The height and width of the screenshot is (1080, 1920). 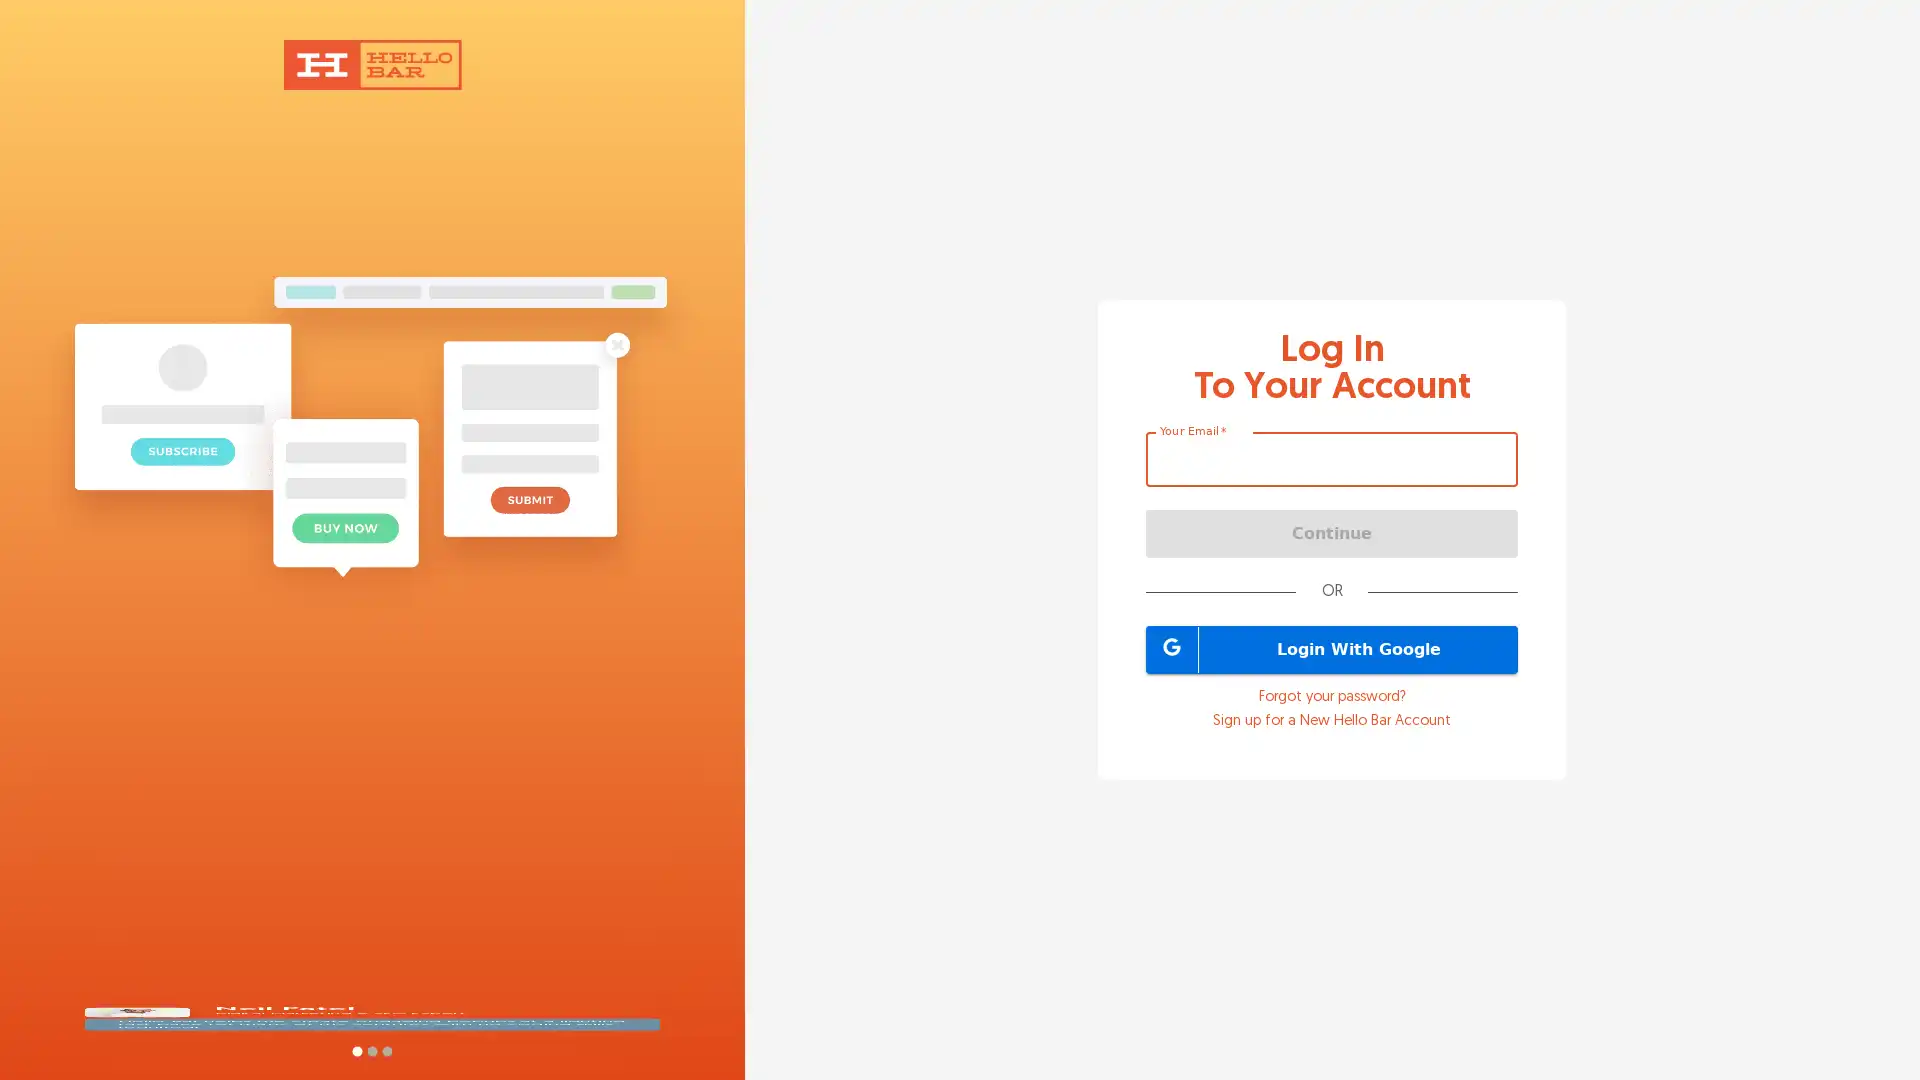 What do you see at coordinates (386, 1050) in the screenshot?
I see `carousel indicator 3` at bounding box center [386, 1050].